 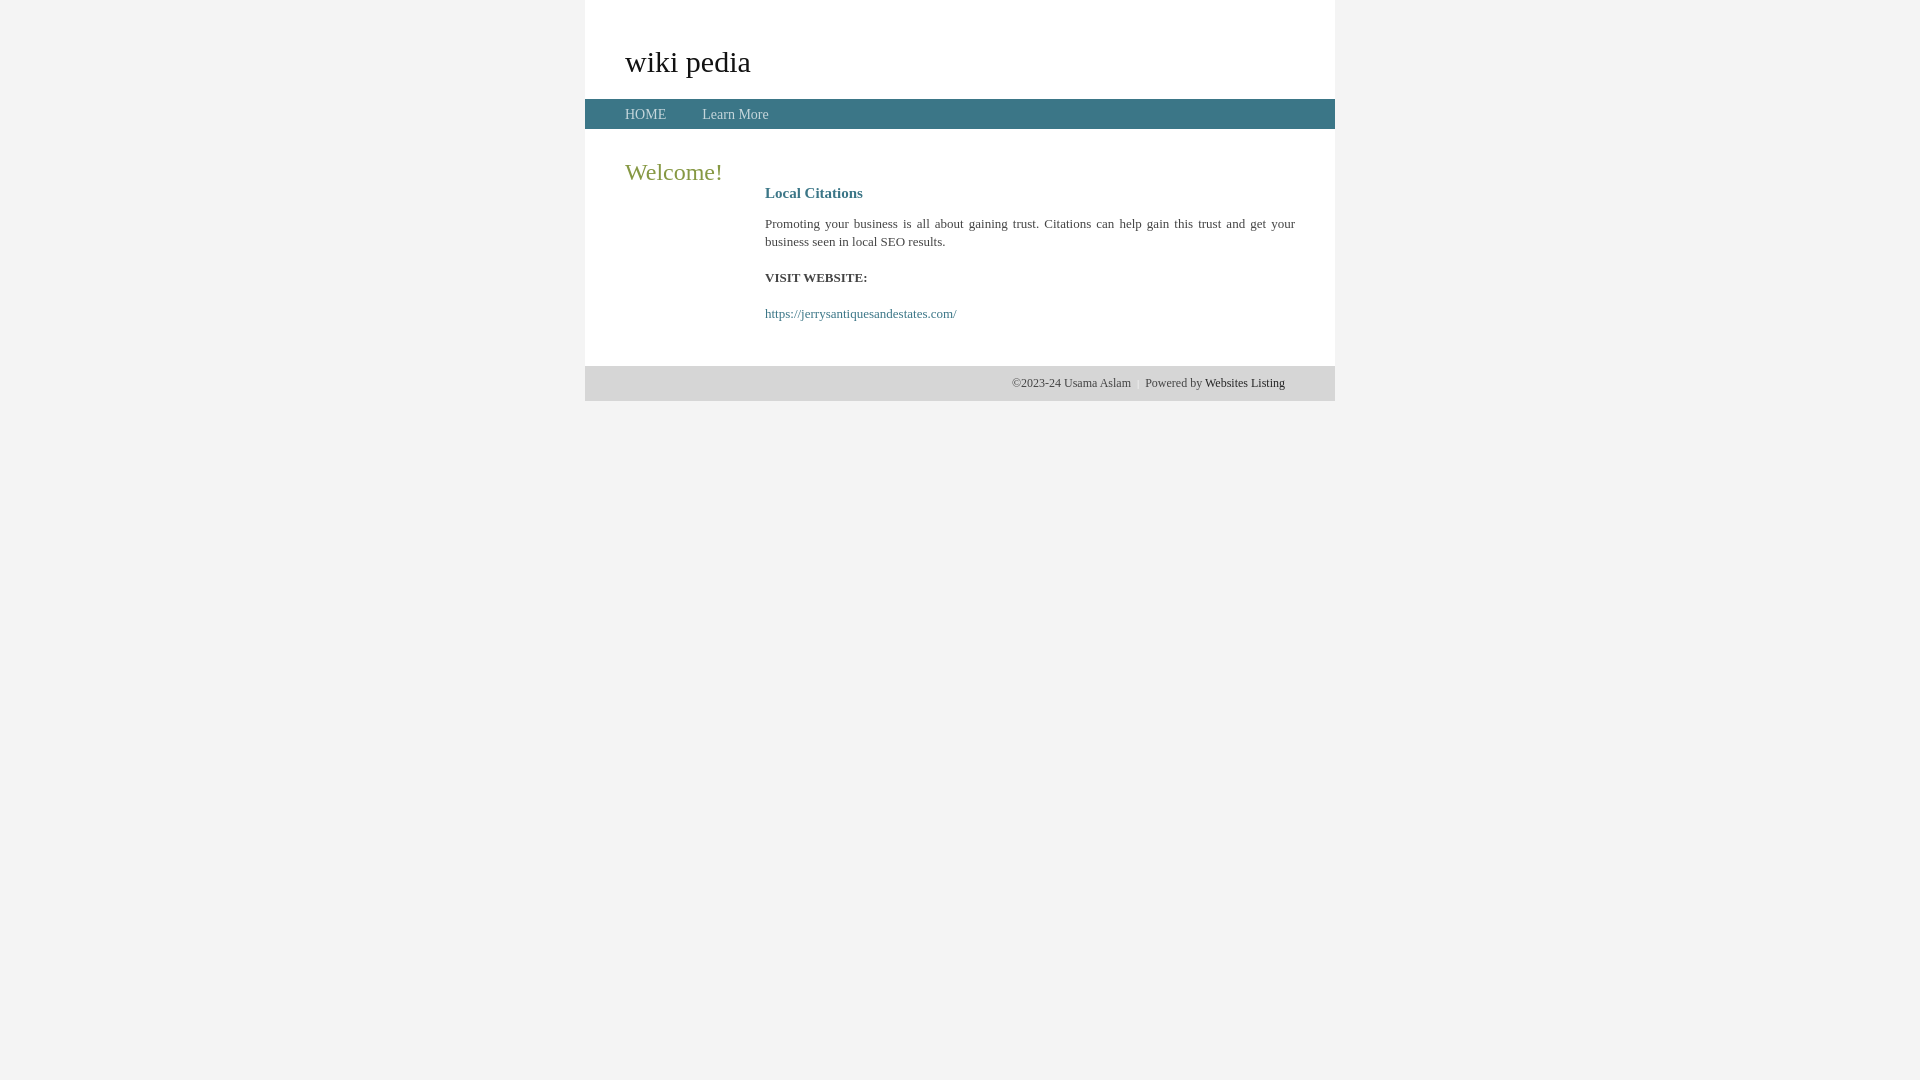 What do you see at coordinates (763, 313) in the screenshot?
I see `'https://jerrysantiquesandestates.com/'` at bounding box center [763, 313].